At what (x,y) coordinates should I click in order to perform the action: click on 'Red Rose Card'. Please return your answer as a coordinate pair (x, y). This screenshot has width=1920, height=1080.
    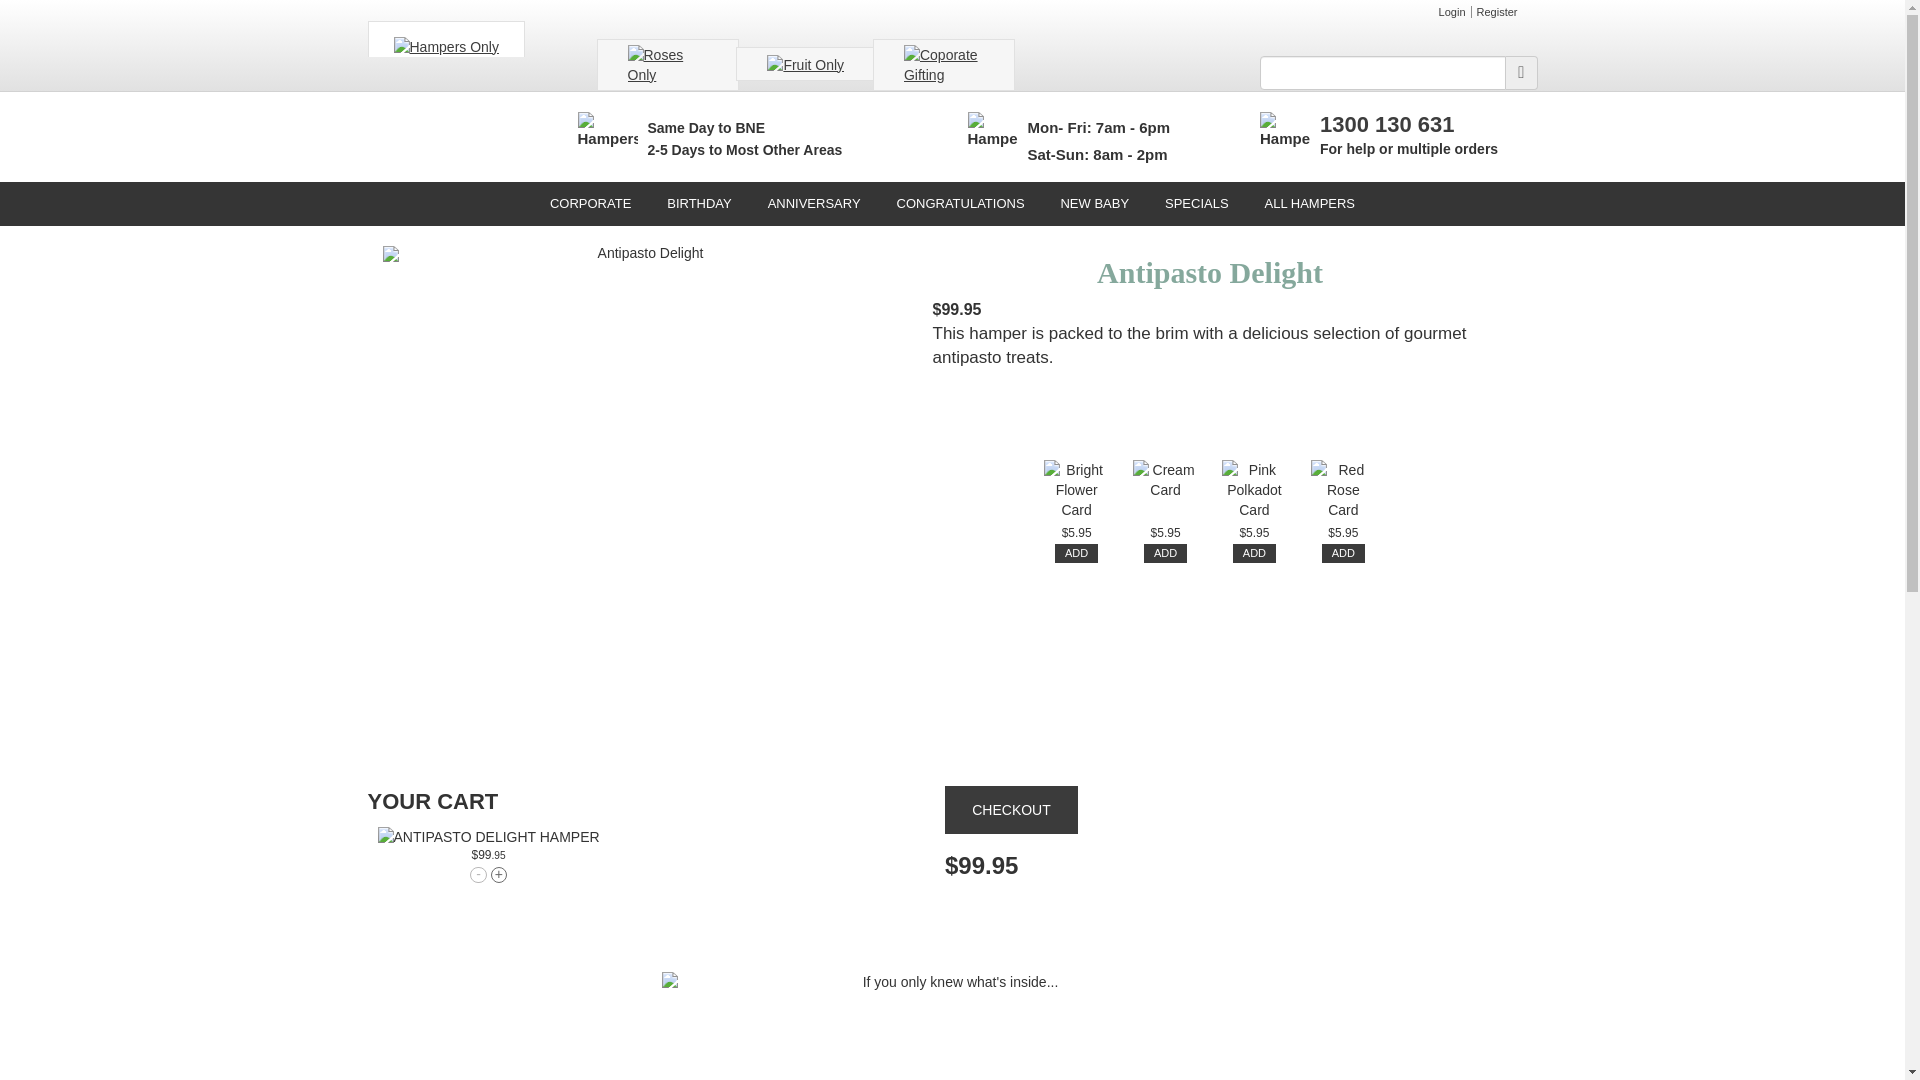
    Looking at the image, I should click on (1343, 492).